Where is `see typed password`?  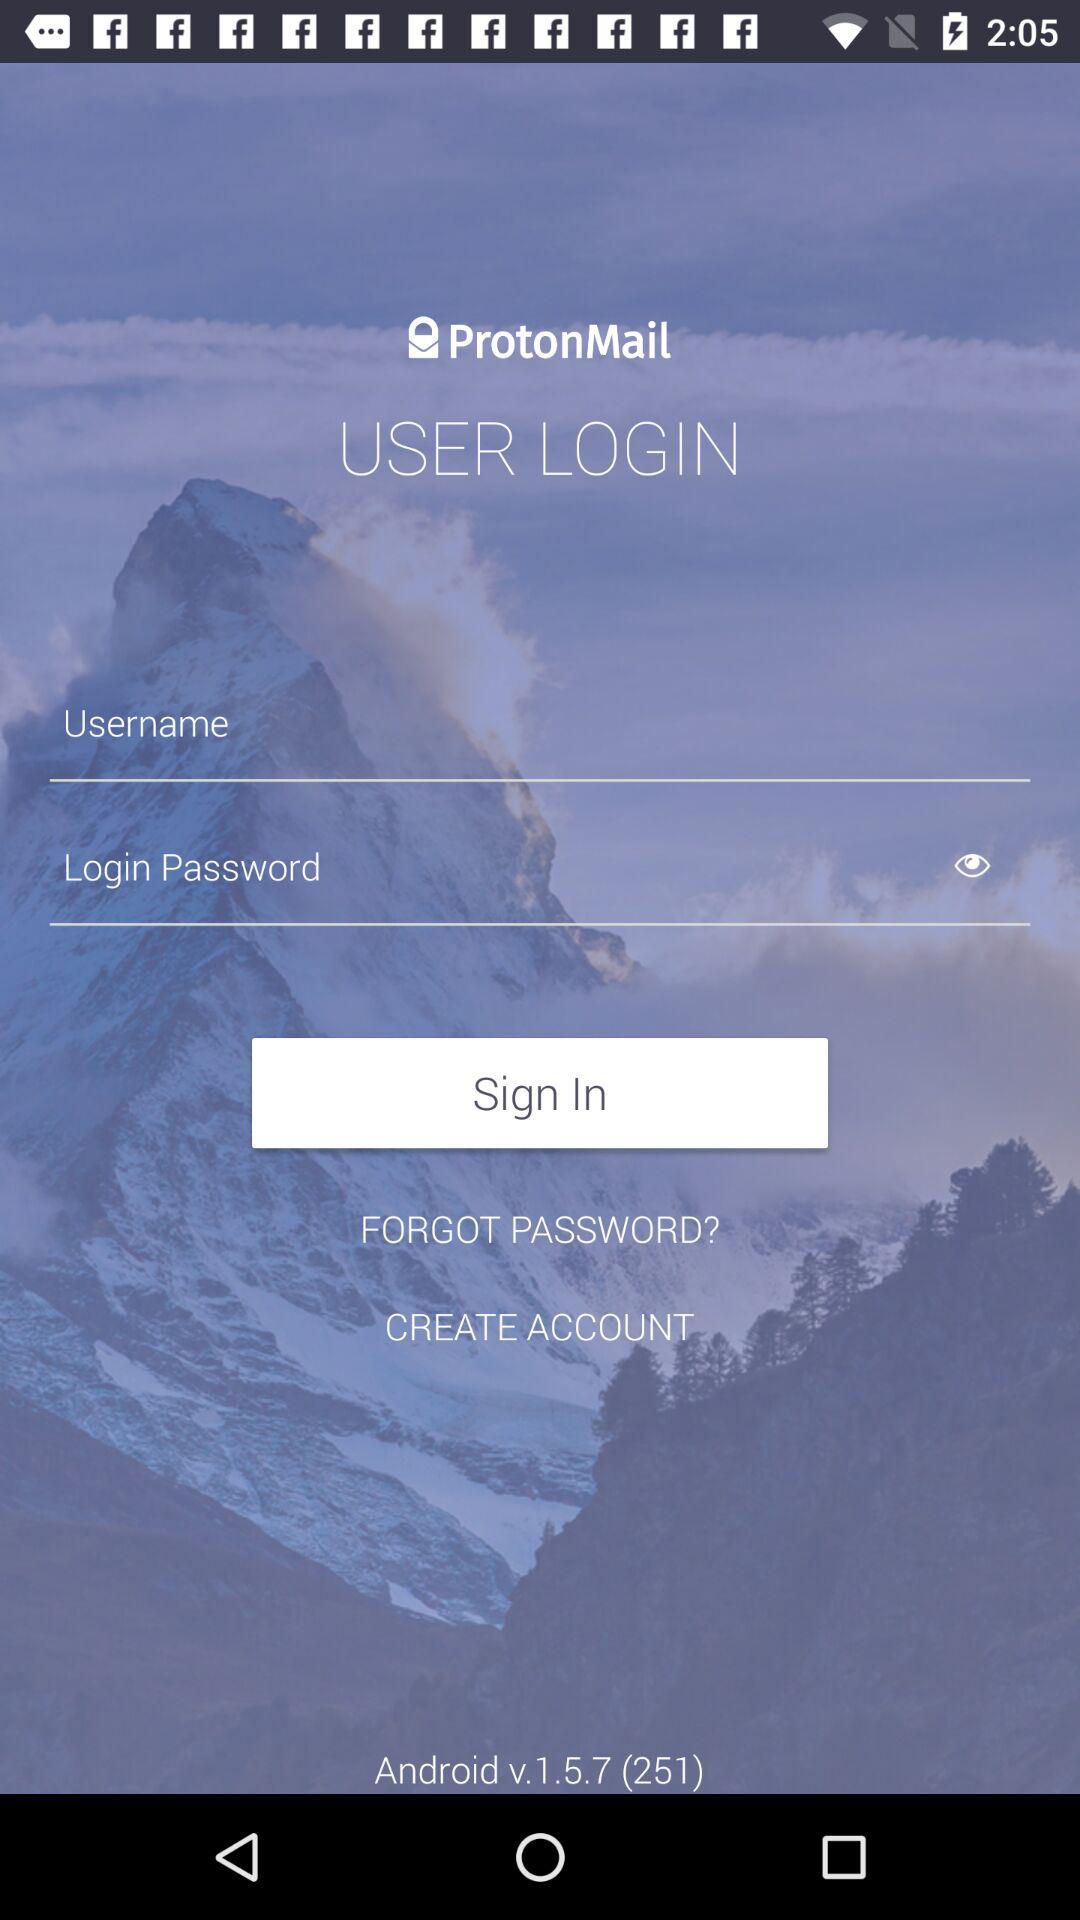
see typed password is located at coordinates (995, 866).